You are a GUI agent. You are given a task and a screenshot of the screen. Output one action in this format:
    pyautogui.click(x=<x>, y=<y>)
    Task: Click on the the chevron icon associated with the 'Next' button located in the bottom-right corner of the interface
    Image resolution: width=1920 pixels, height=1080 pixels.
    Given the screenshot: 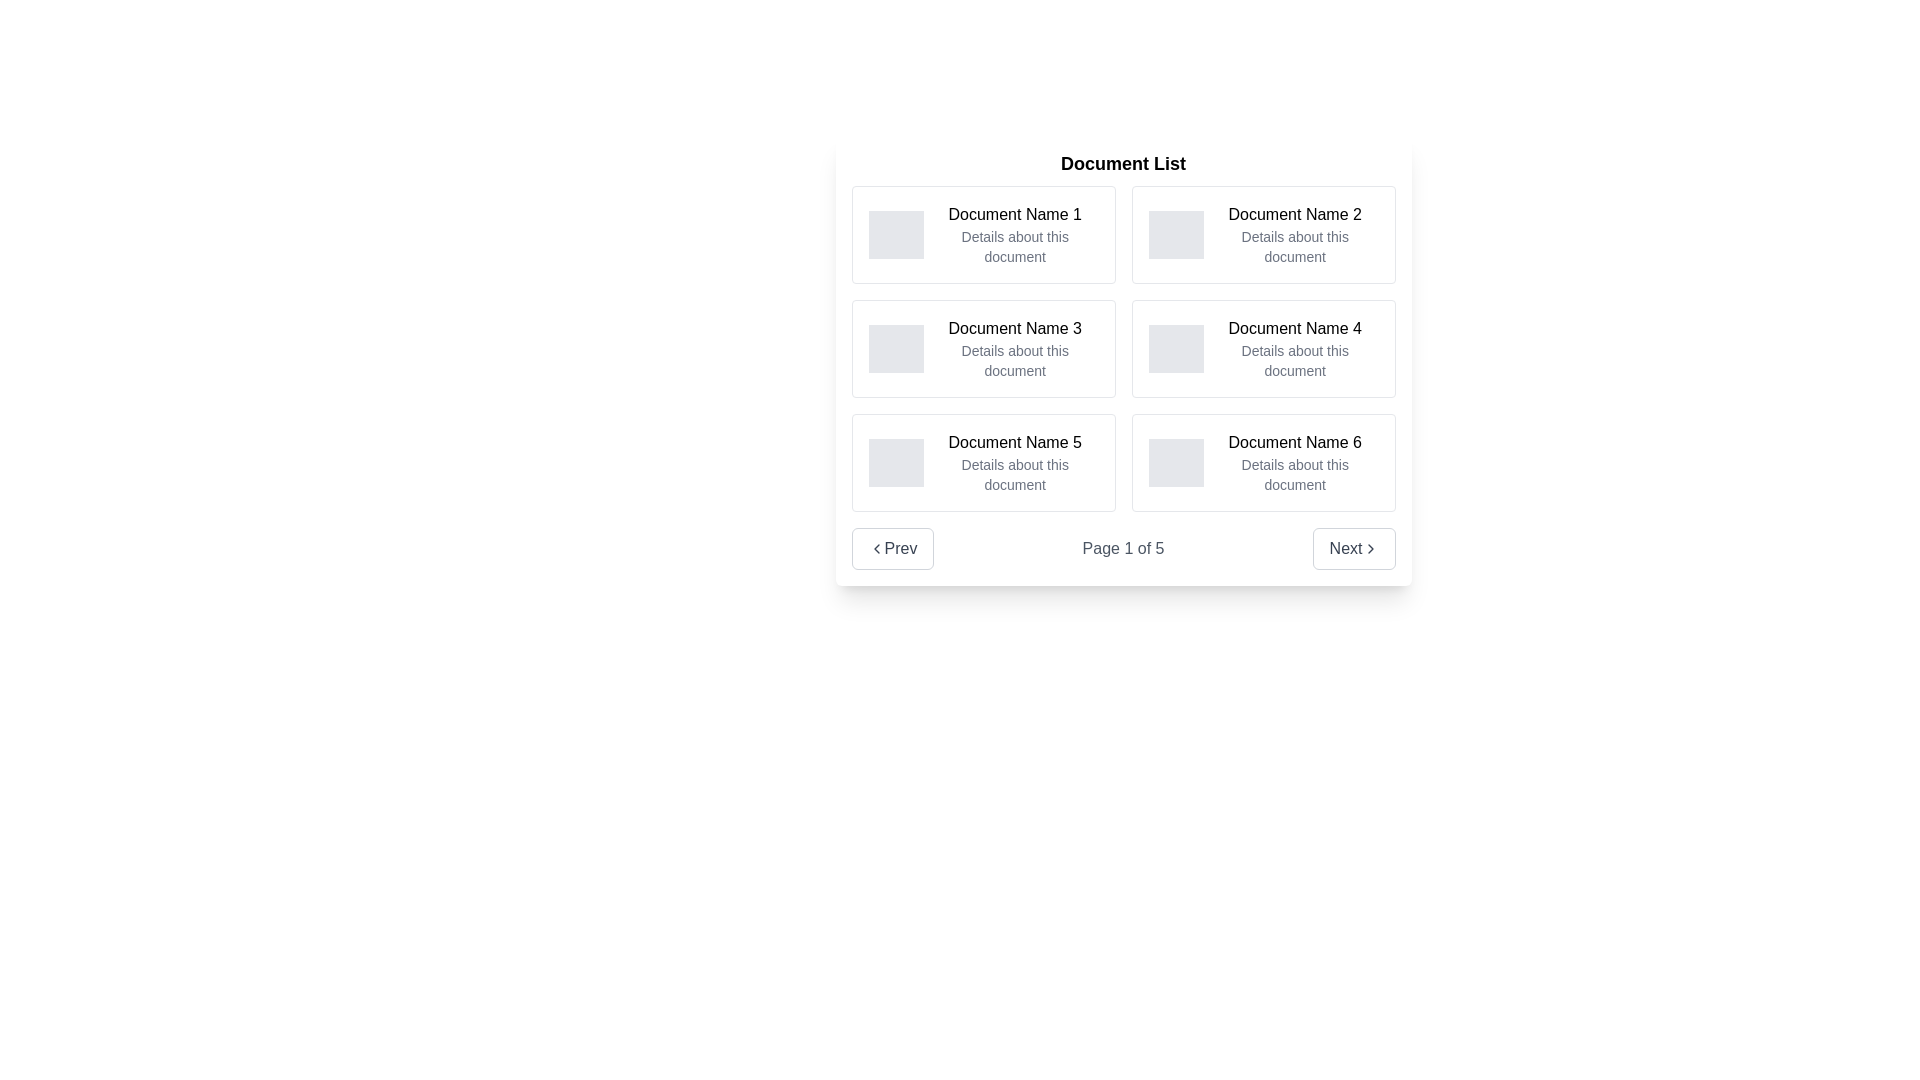 What is the action you would take?
    pyautogui.click(x=1369, y=548)
    